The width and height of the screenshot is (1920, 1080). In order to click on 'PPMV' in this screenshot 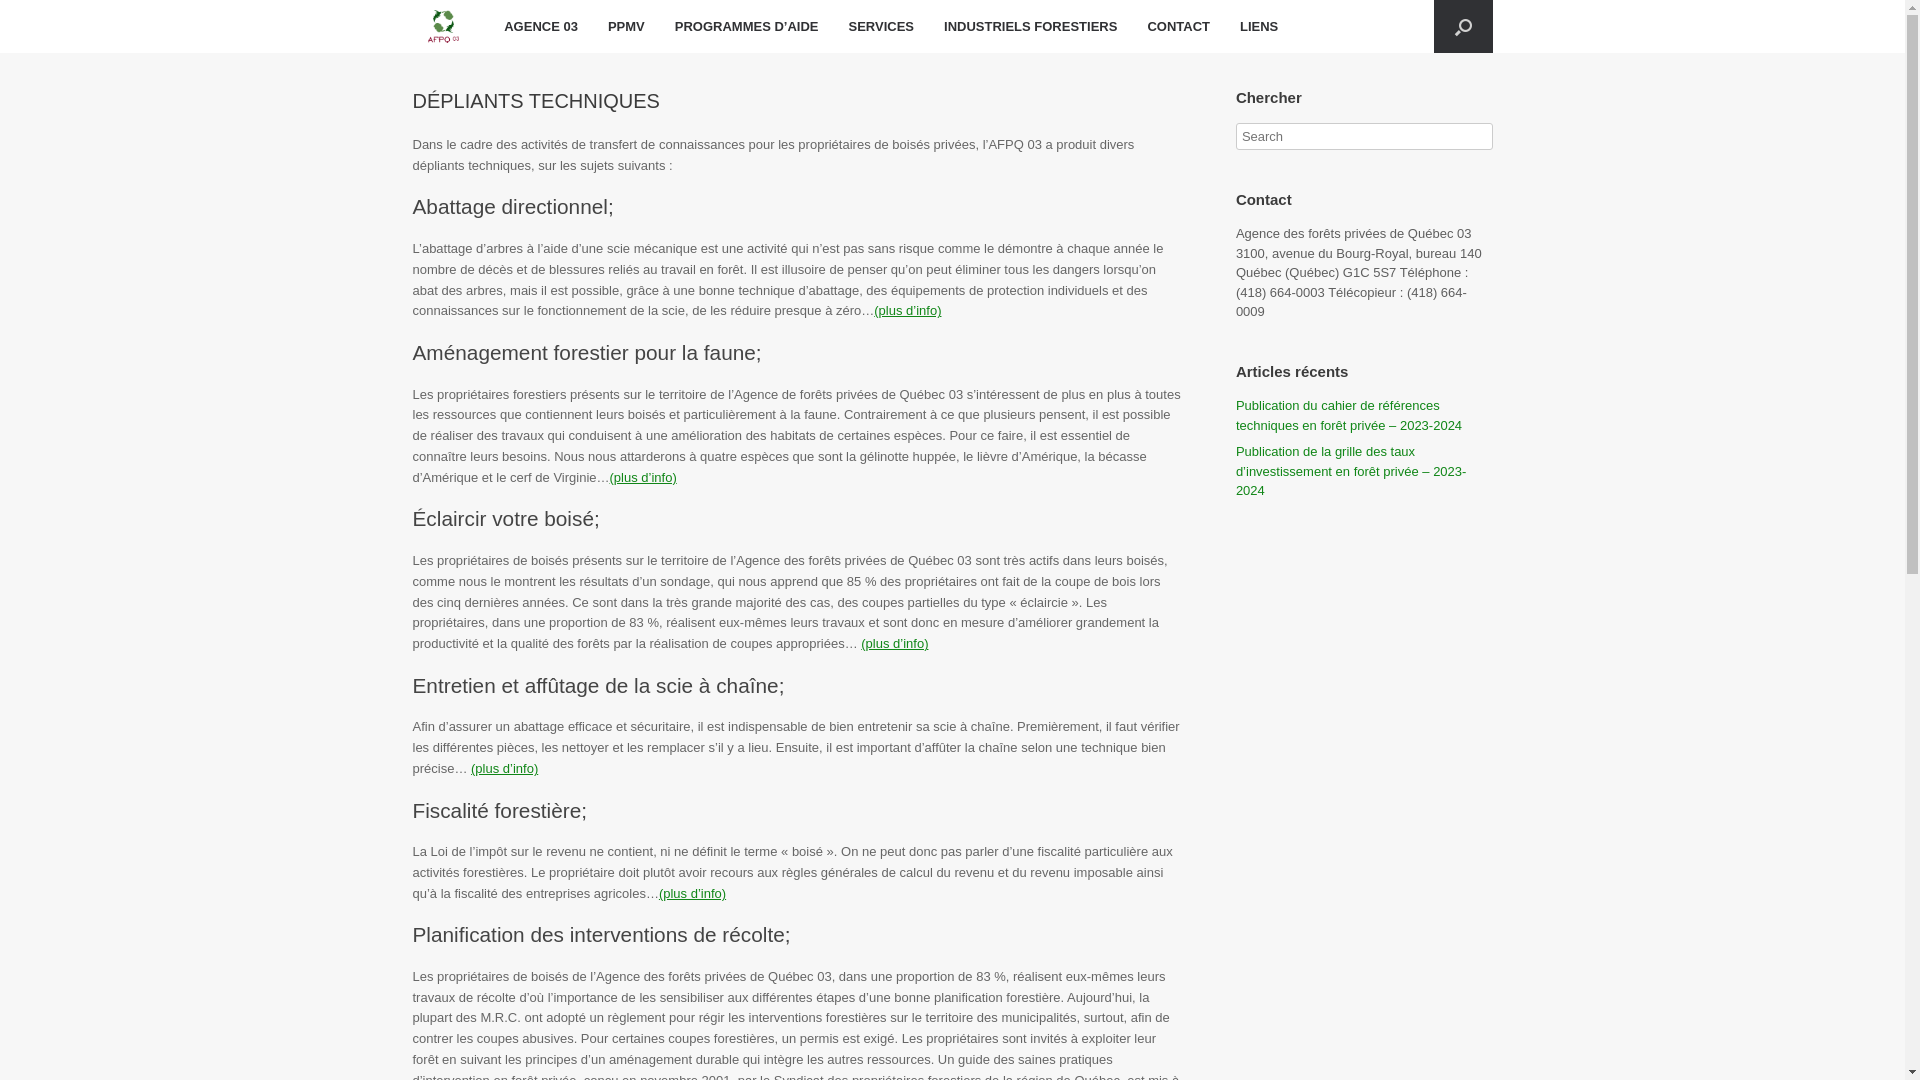, I will do `click(625, 26)`.